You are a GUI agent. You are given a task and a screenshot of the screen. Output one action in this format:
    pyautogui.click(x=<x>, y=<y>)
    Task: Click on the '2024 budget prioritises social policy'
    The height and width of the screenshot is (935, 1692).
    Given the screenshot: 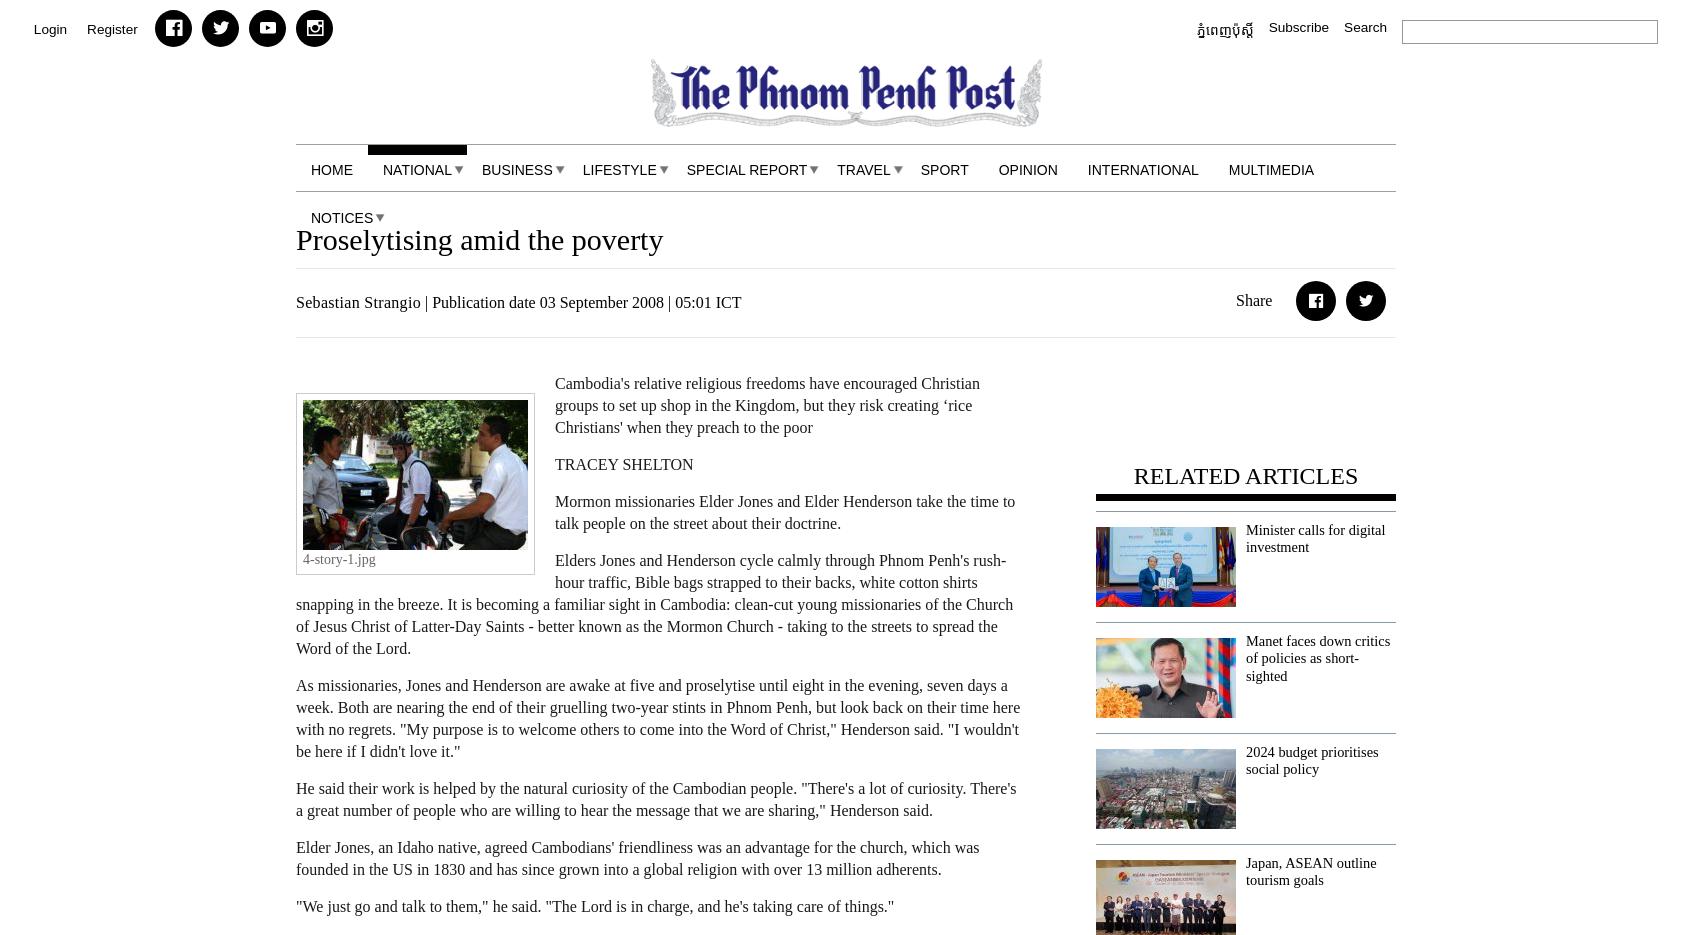 What is the action you would take?
    pyautogui.click(x=1245, y=759)
    